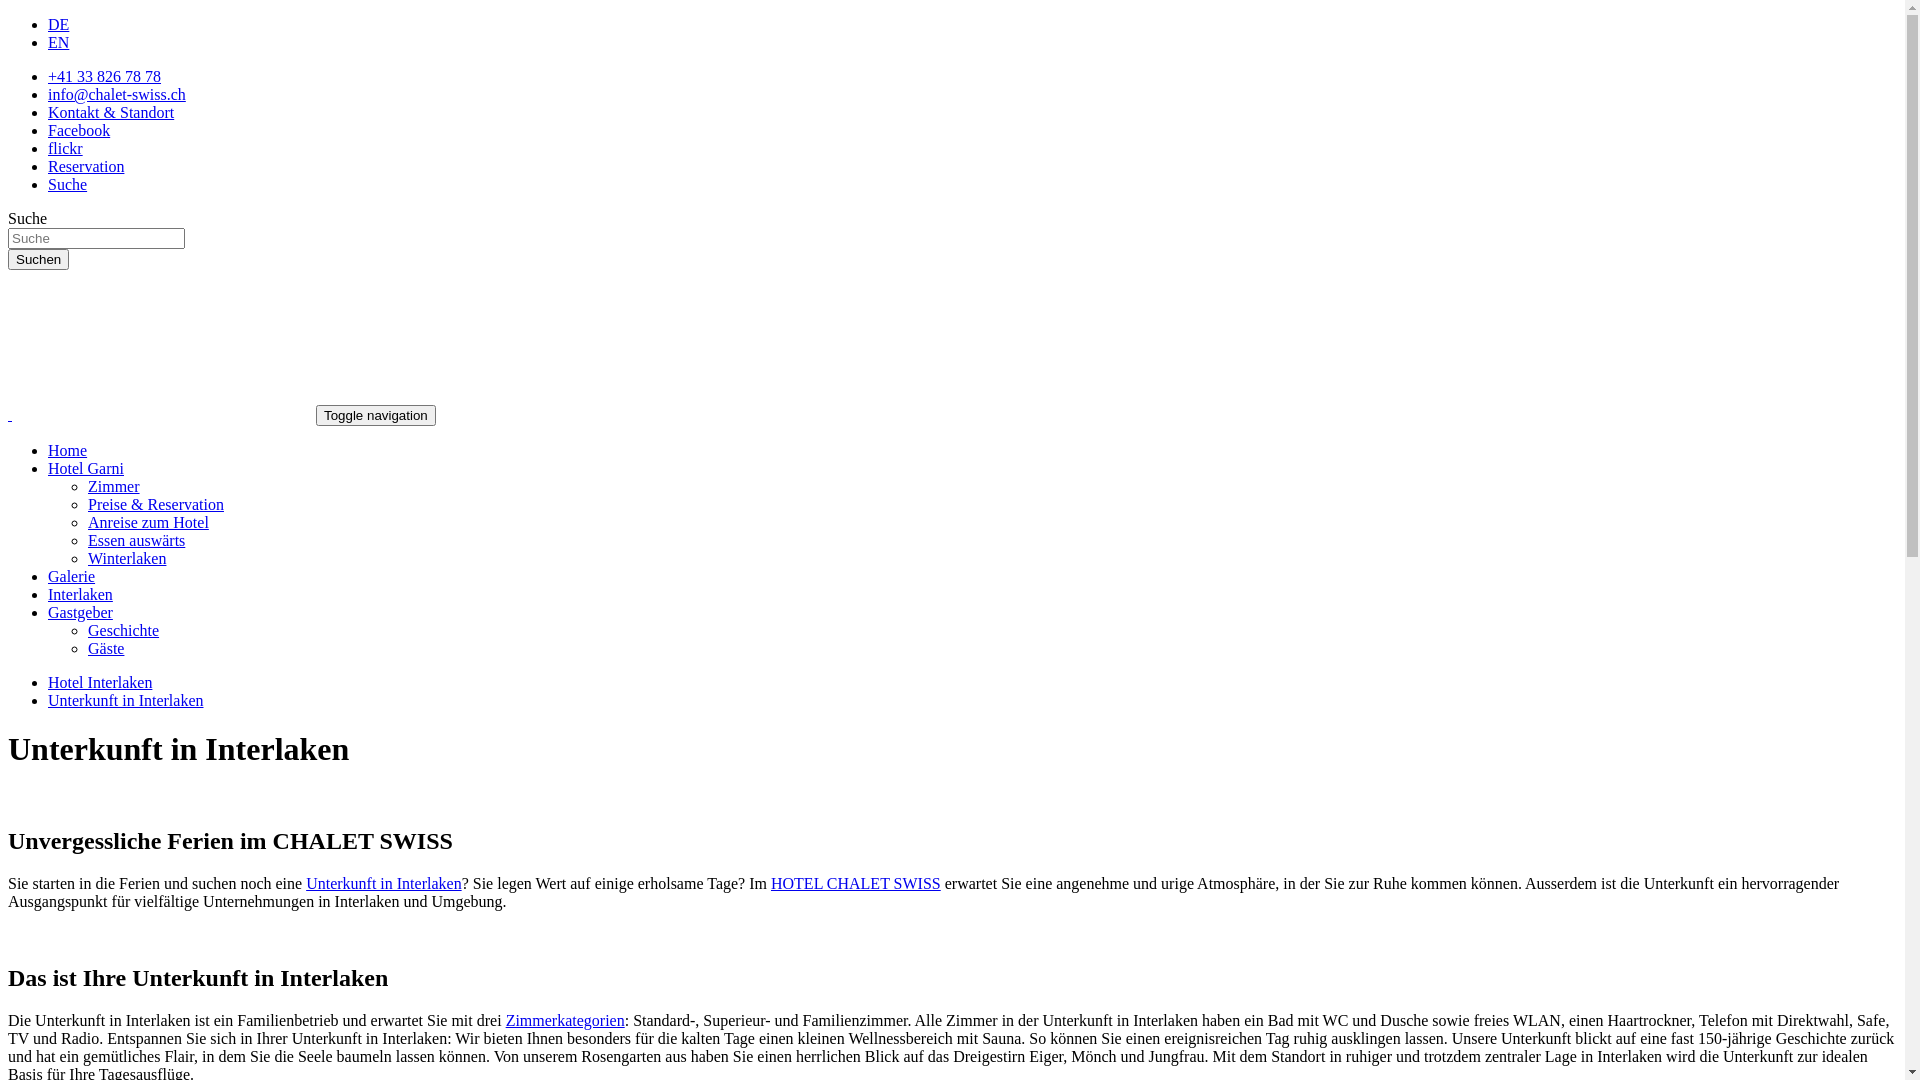 Image resolution: width=1920 pixels, height=1080 pixels. I want to click on 'Suche', so click(48, 184).